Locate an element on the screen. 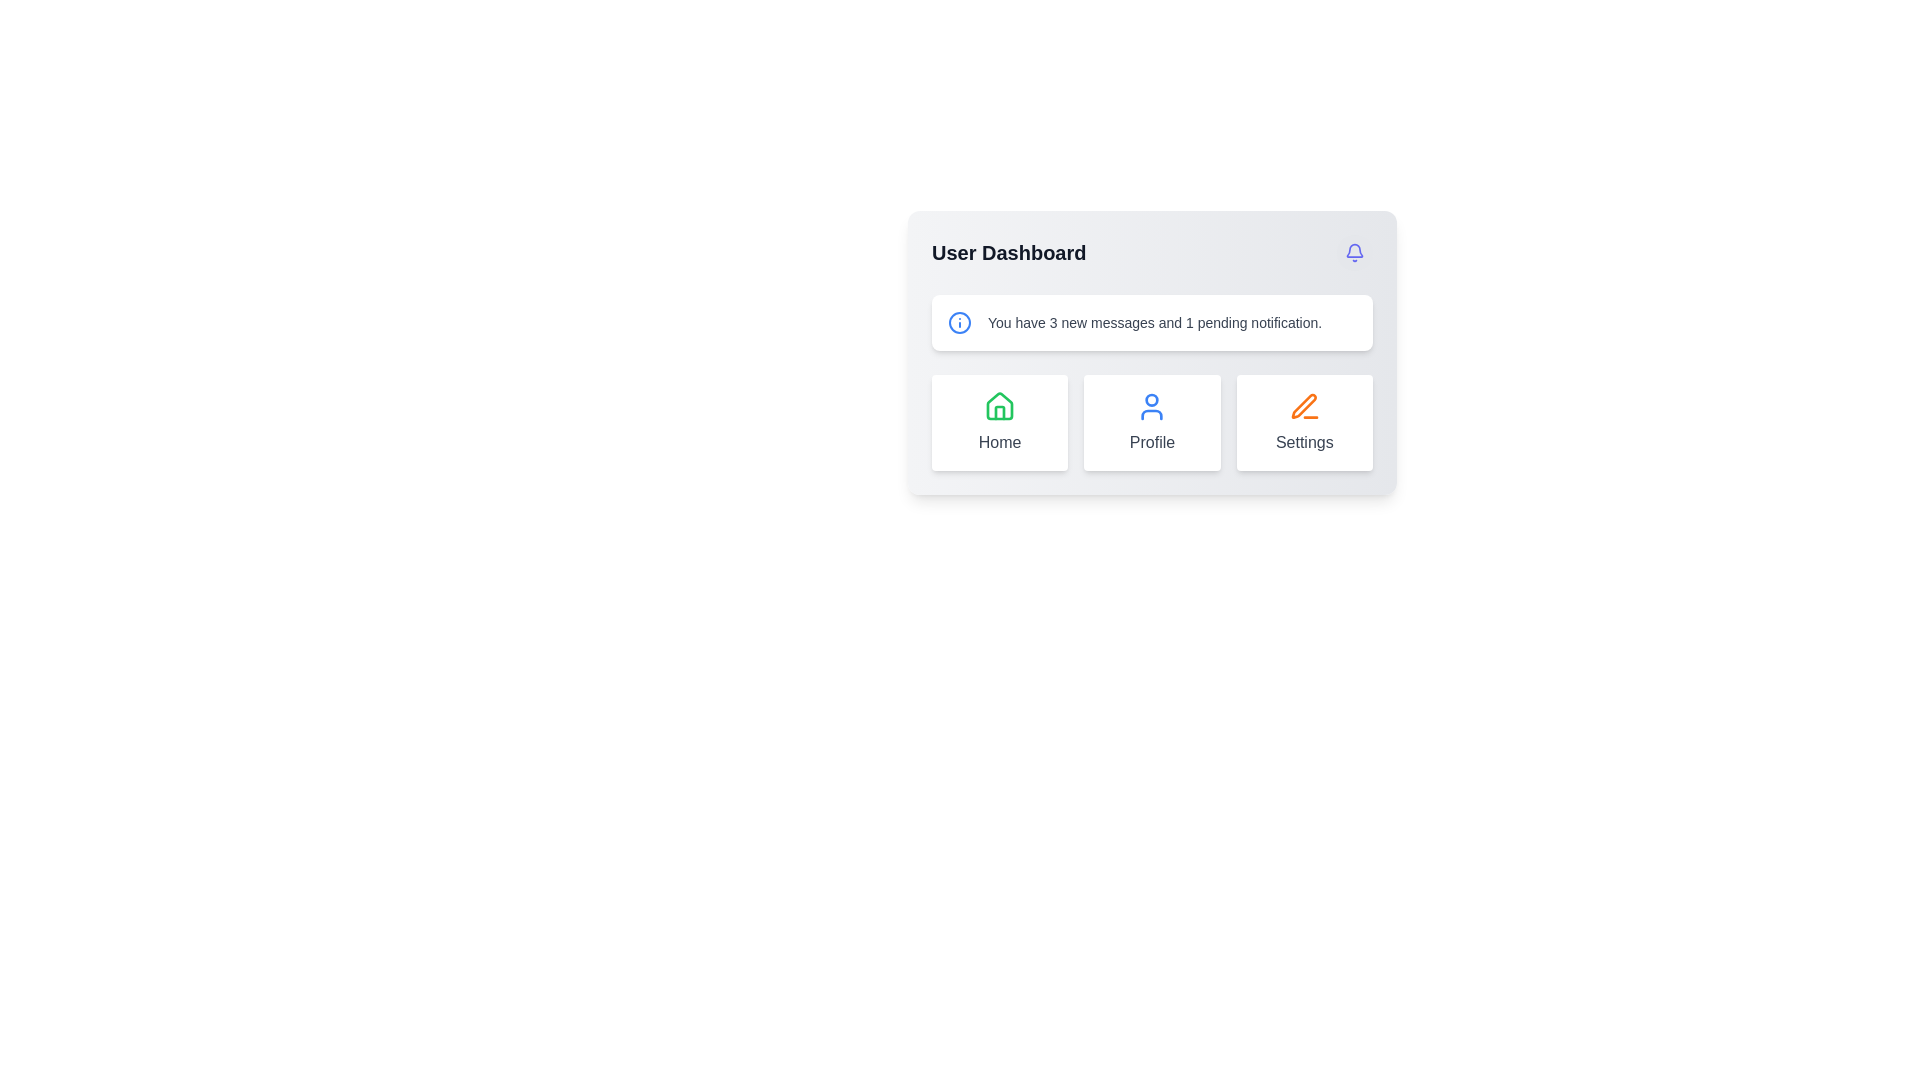 Image resolution: width=1920 pixels, height=1080 pixels. text content of the 'Home' section label, which is positioned below a green house-shaped icon on the user dashboard is located at coordinates (1000, 442).